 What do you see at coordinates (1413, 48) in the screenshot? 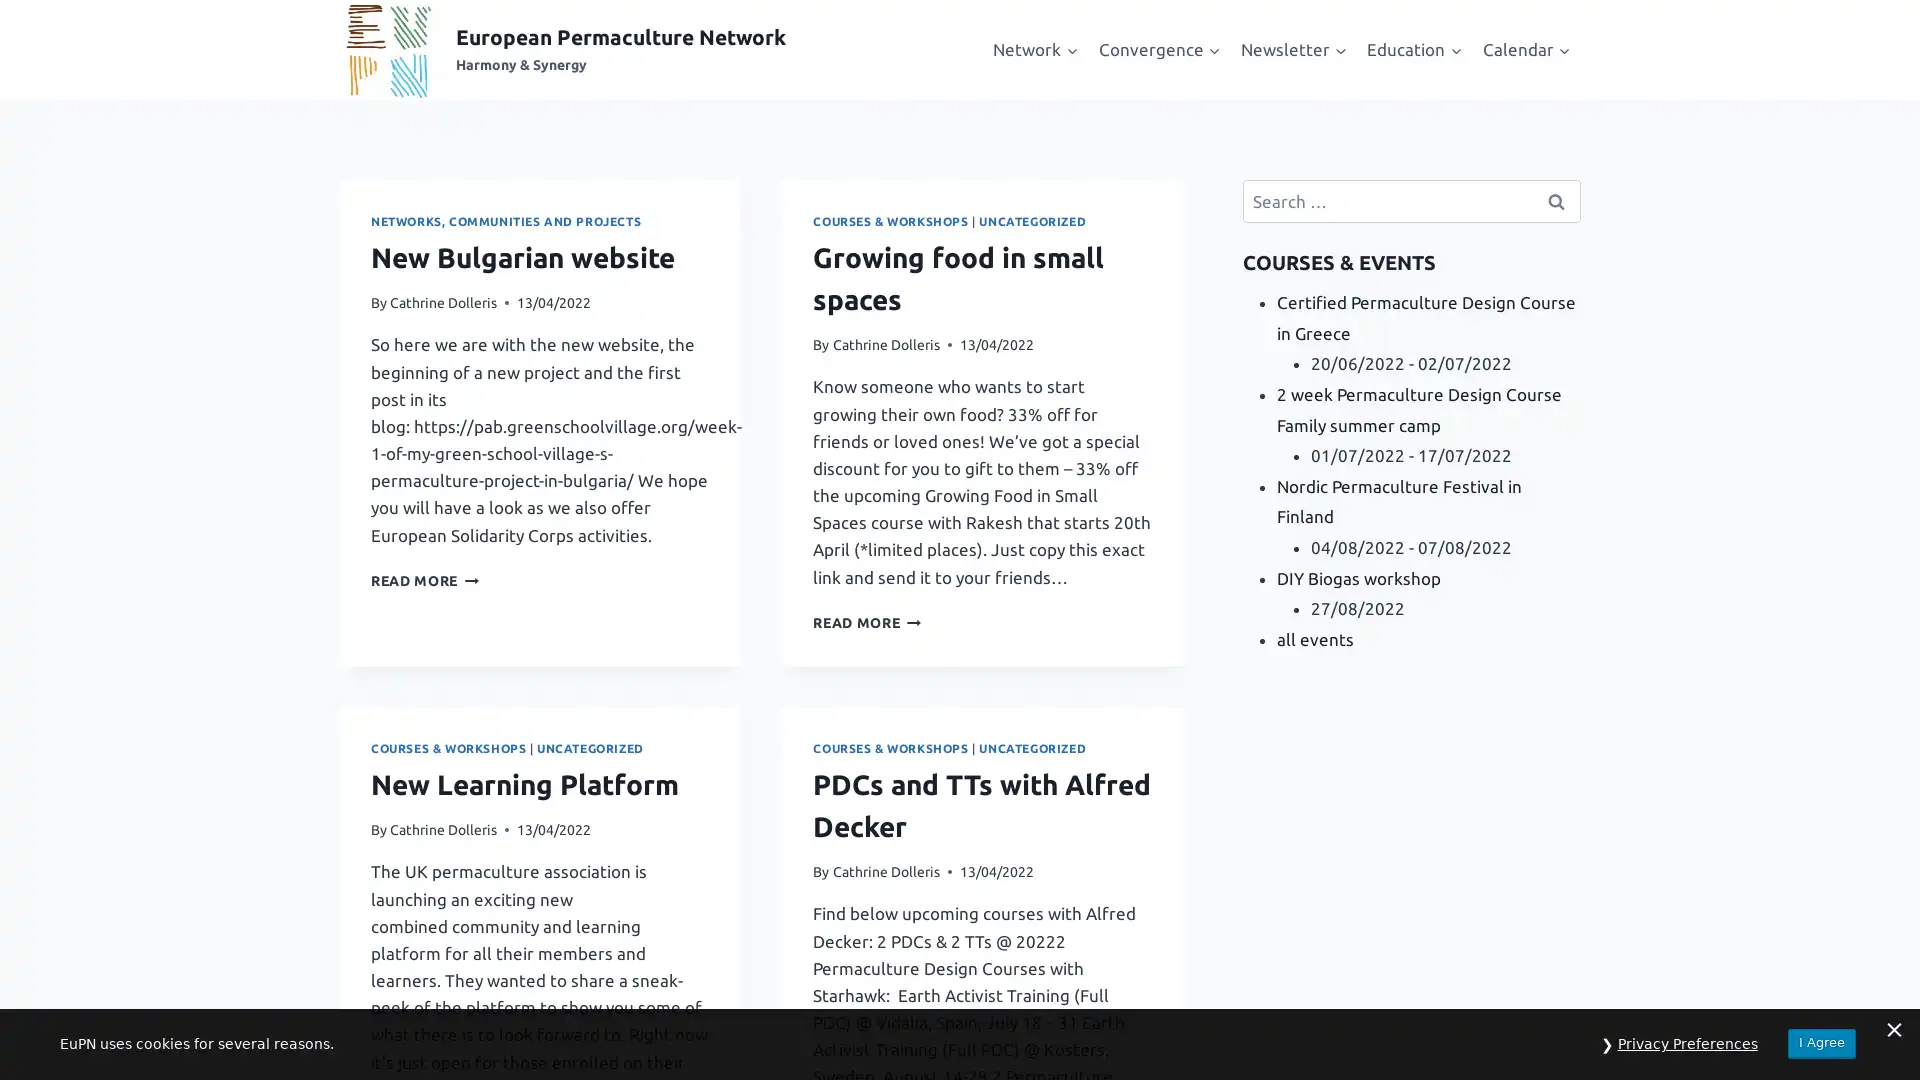
I see `Expand child menu` at bounding box center [1413, 48].